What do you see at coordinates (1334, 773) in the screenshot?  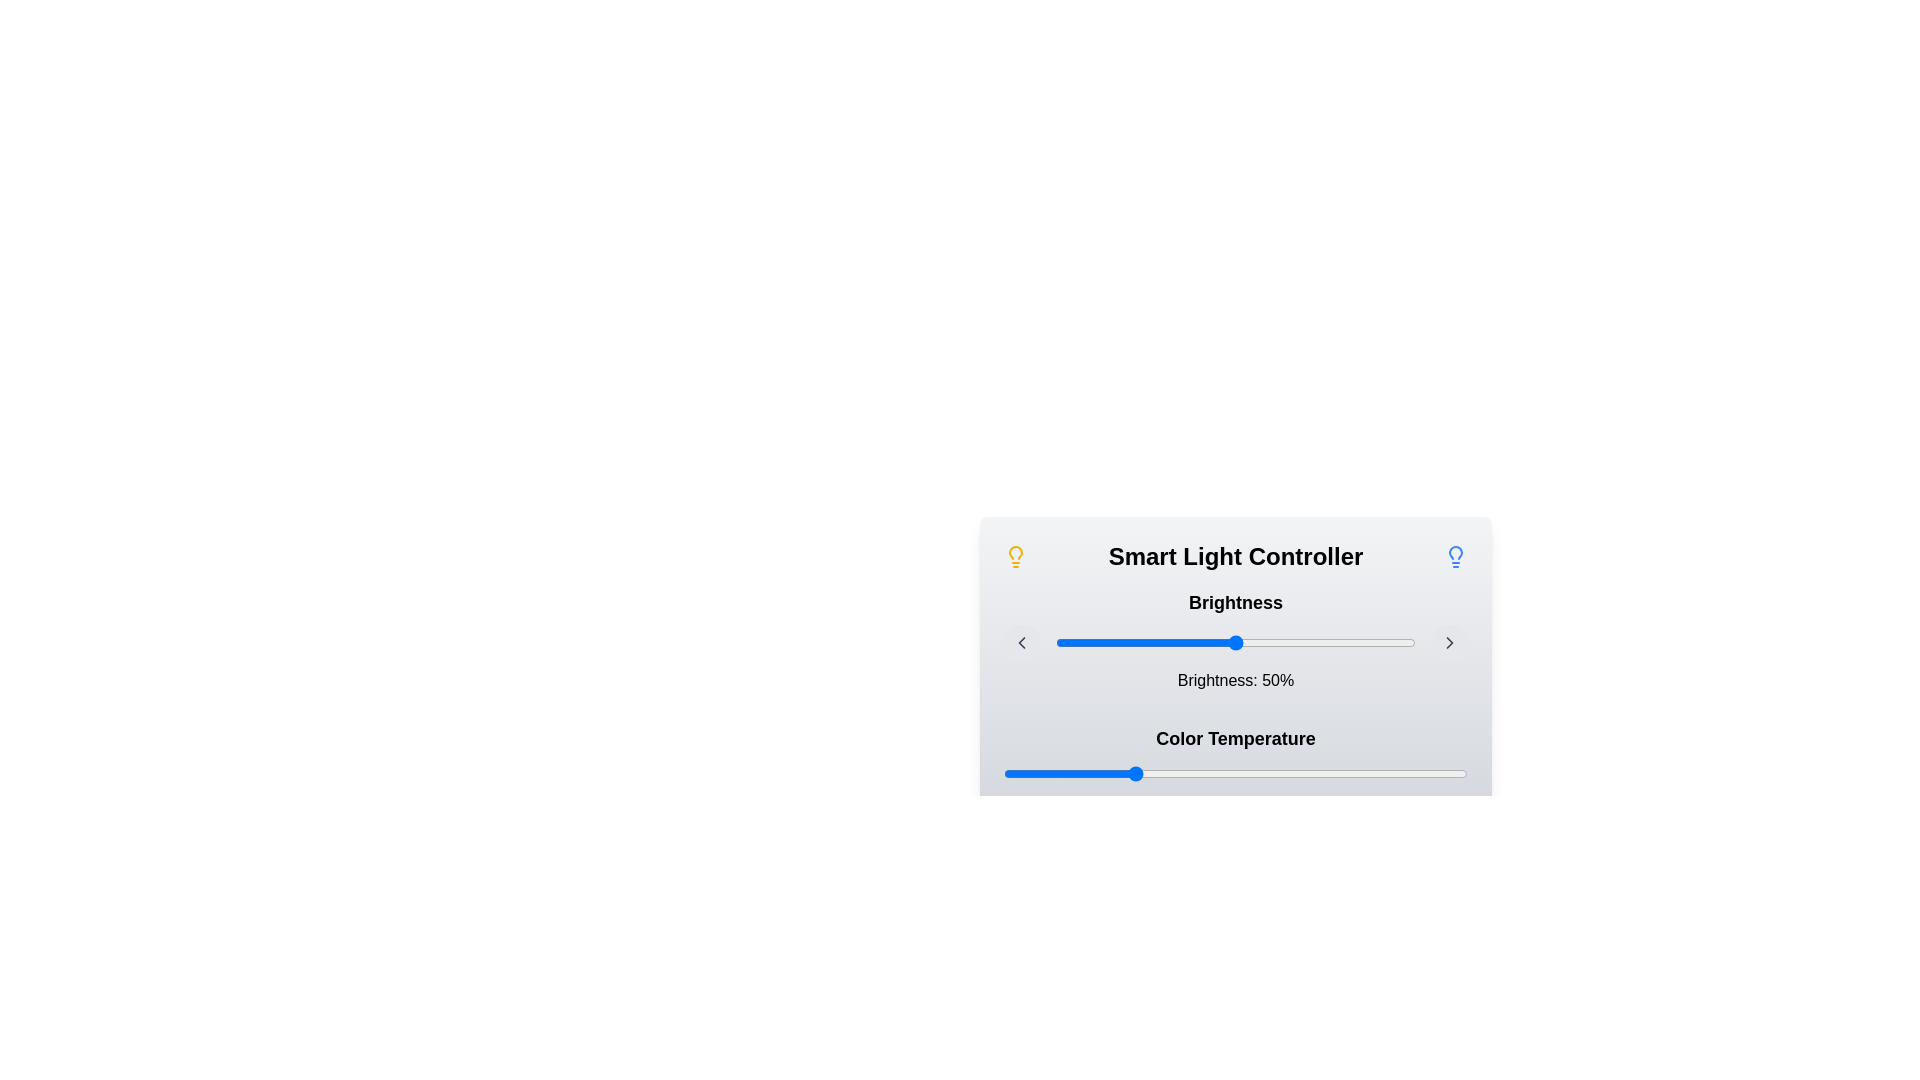 I see `color temperature` at bounding box center [1334, 773].